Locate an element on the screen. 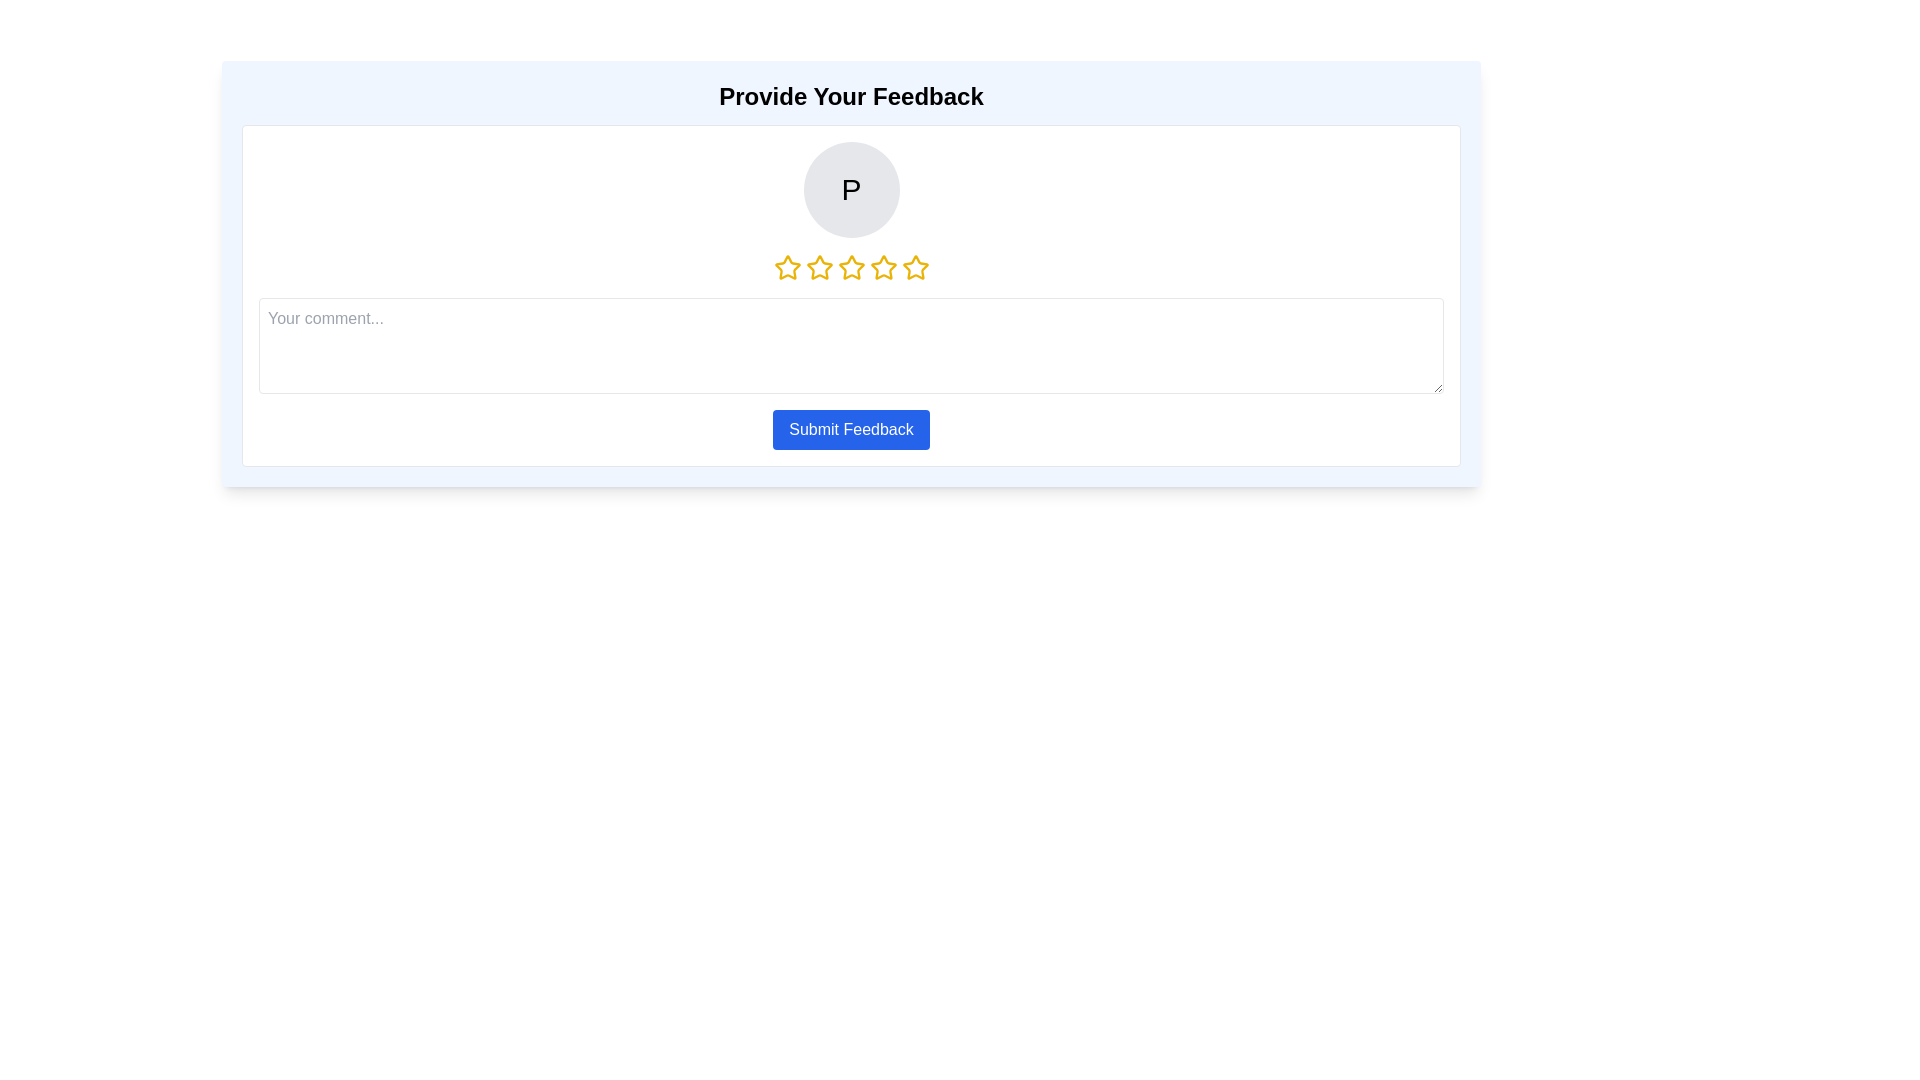 This screenshot has width=1920, height=1080. the star corresponding to 4 stars to set the rating is located at coordinates (882, 266).